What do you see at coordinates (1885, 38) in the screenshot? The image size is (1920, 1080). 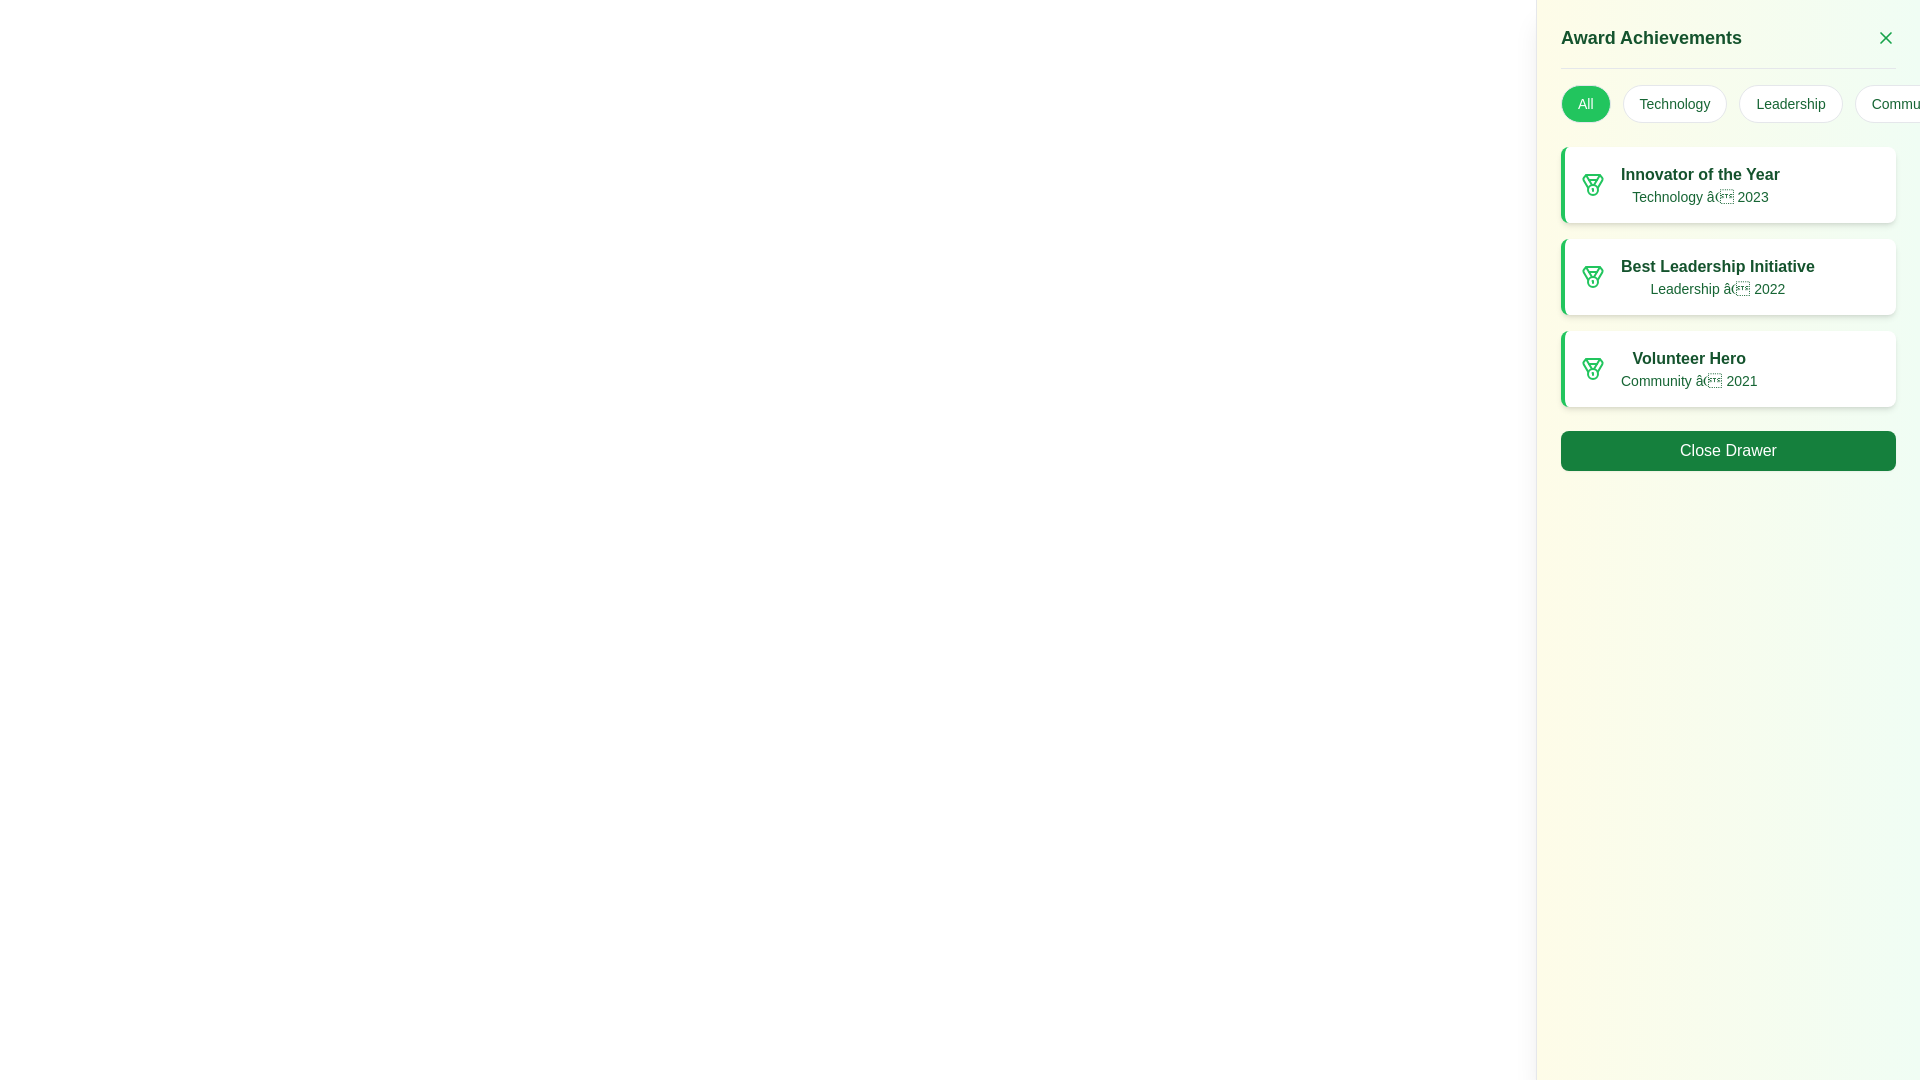 I see `the Close Button Icon located in the top-right corner next to the 'Award Achievements' title to interact with it` at bounding box center [1885, 38].